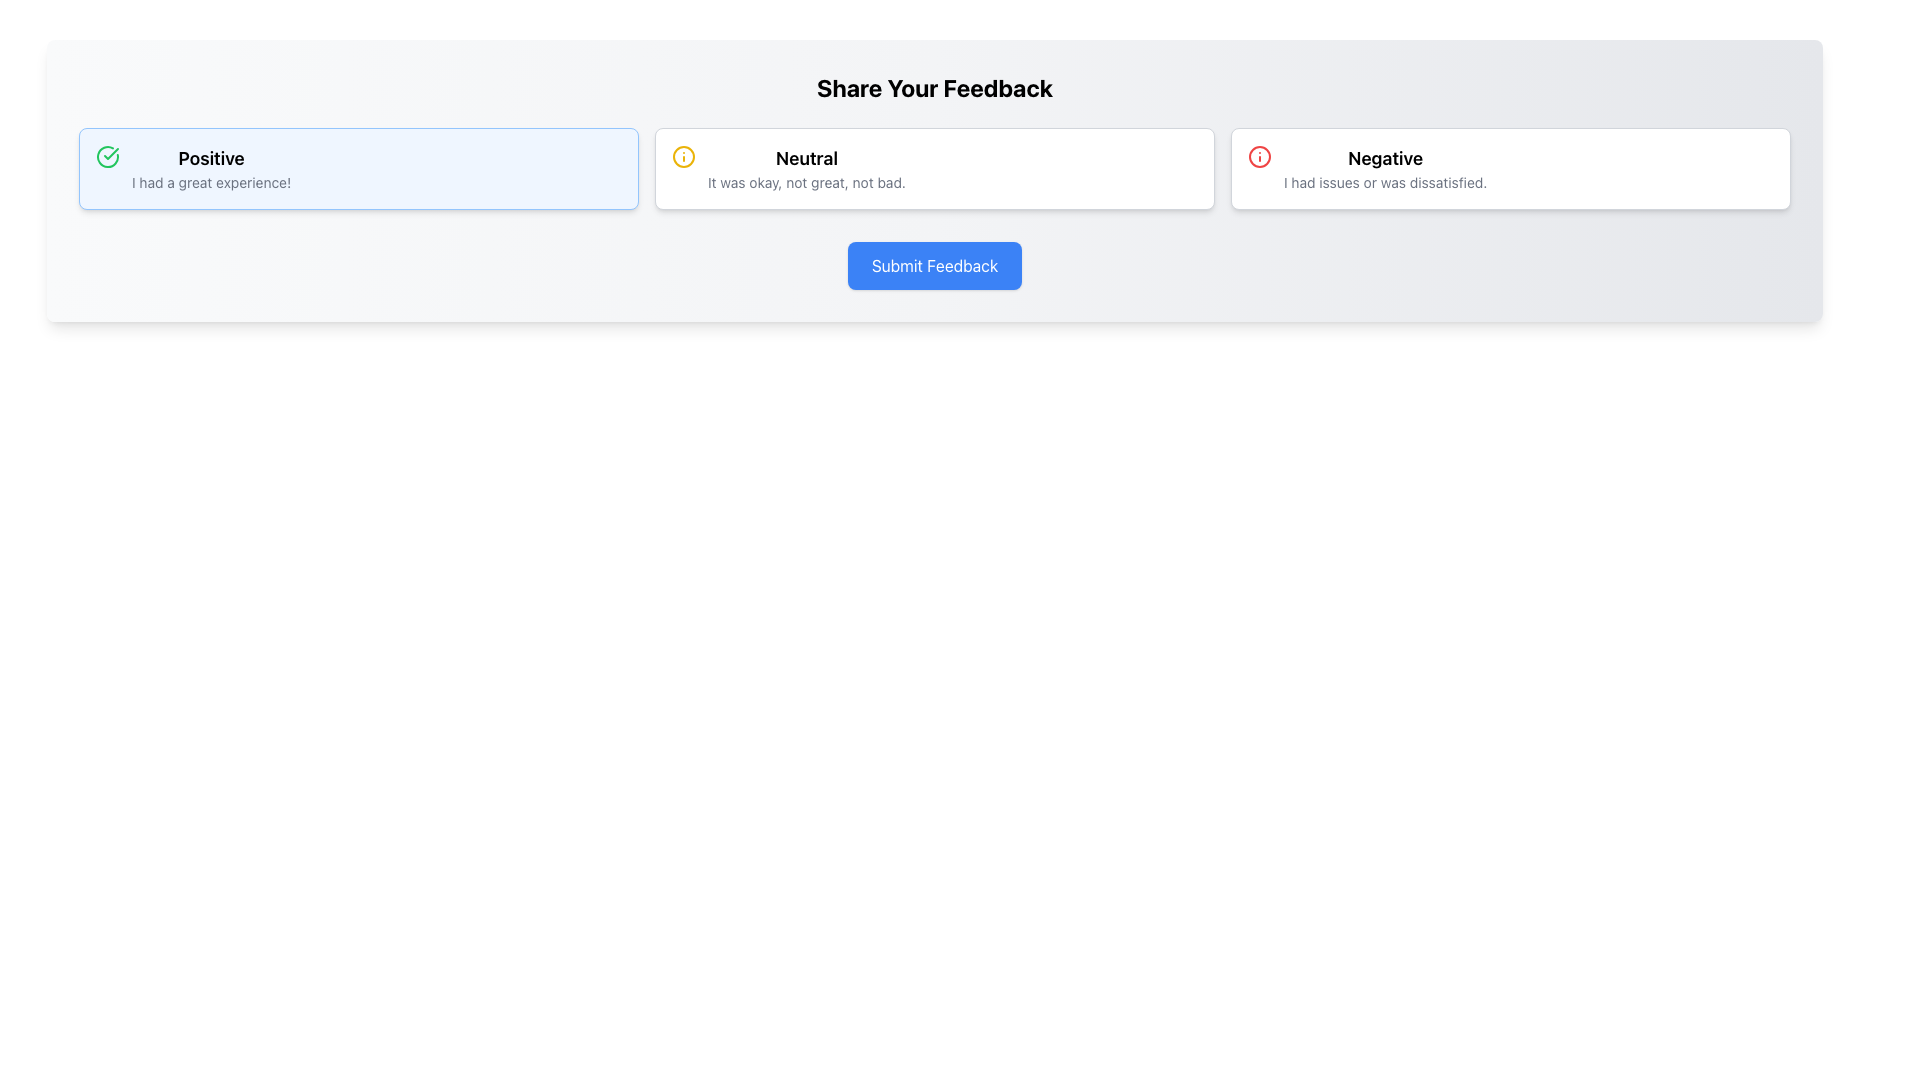  Describe the element at coordinates (1384, 182) in the screenshot. I see `the static text element that reads 'I had issues or was dissatisfied.' located below the title 'Negative' in the card interface` at that location.